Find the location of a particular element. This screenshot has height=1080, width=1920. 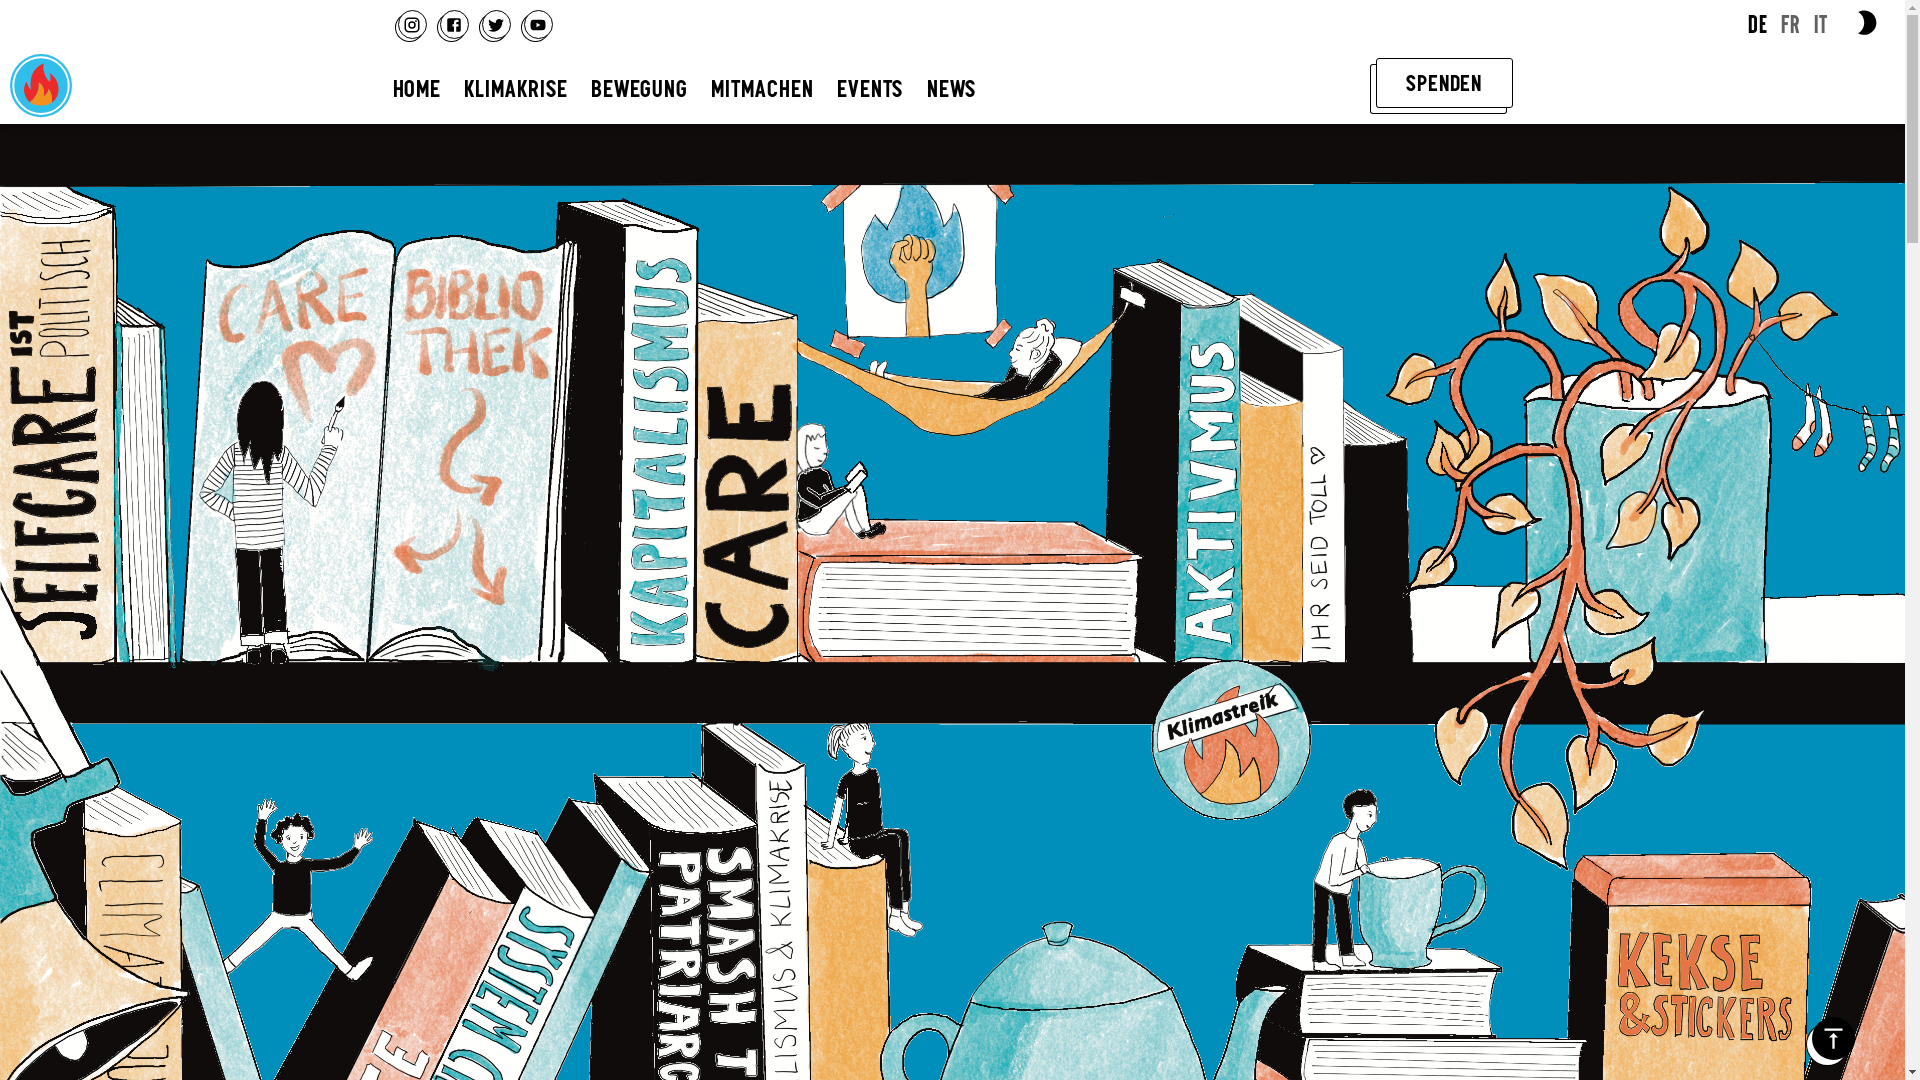

'KLIMAKRISE' is located at coordinates (515, 86).